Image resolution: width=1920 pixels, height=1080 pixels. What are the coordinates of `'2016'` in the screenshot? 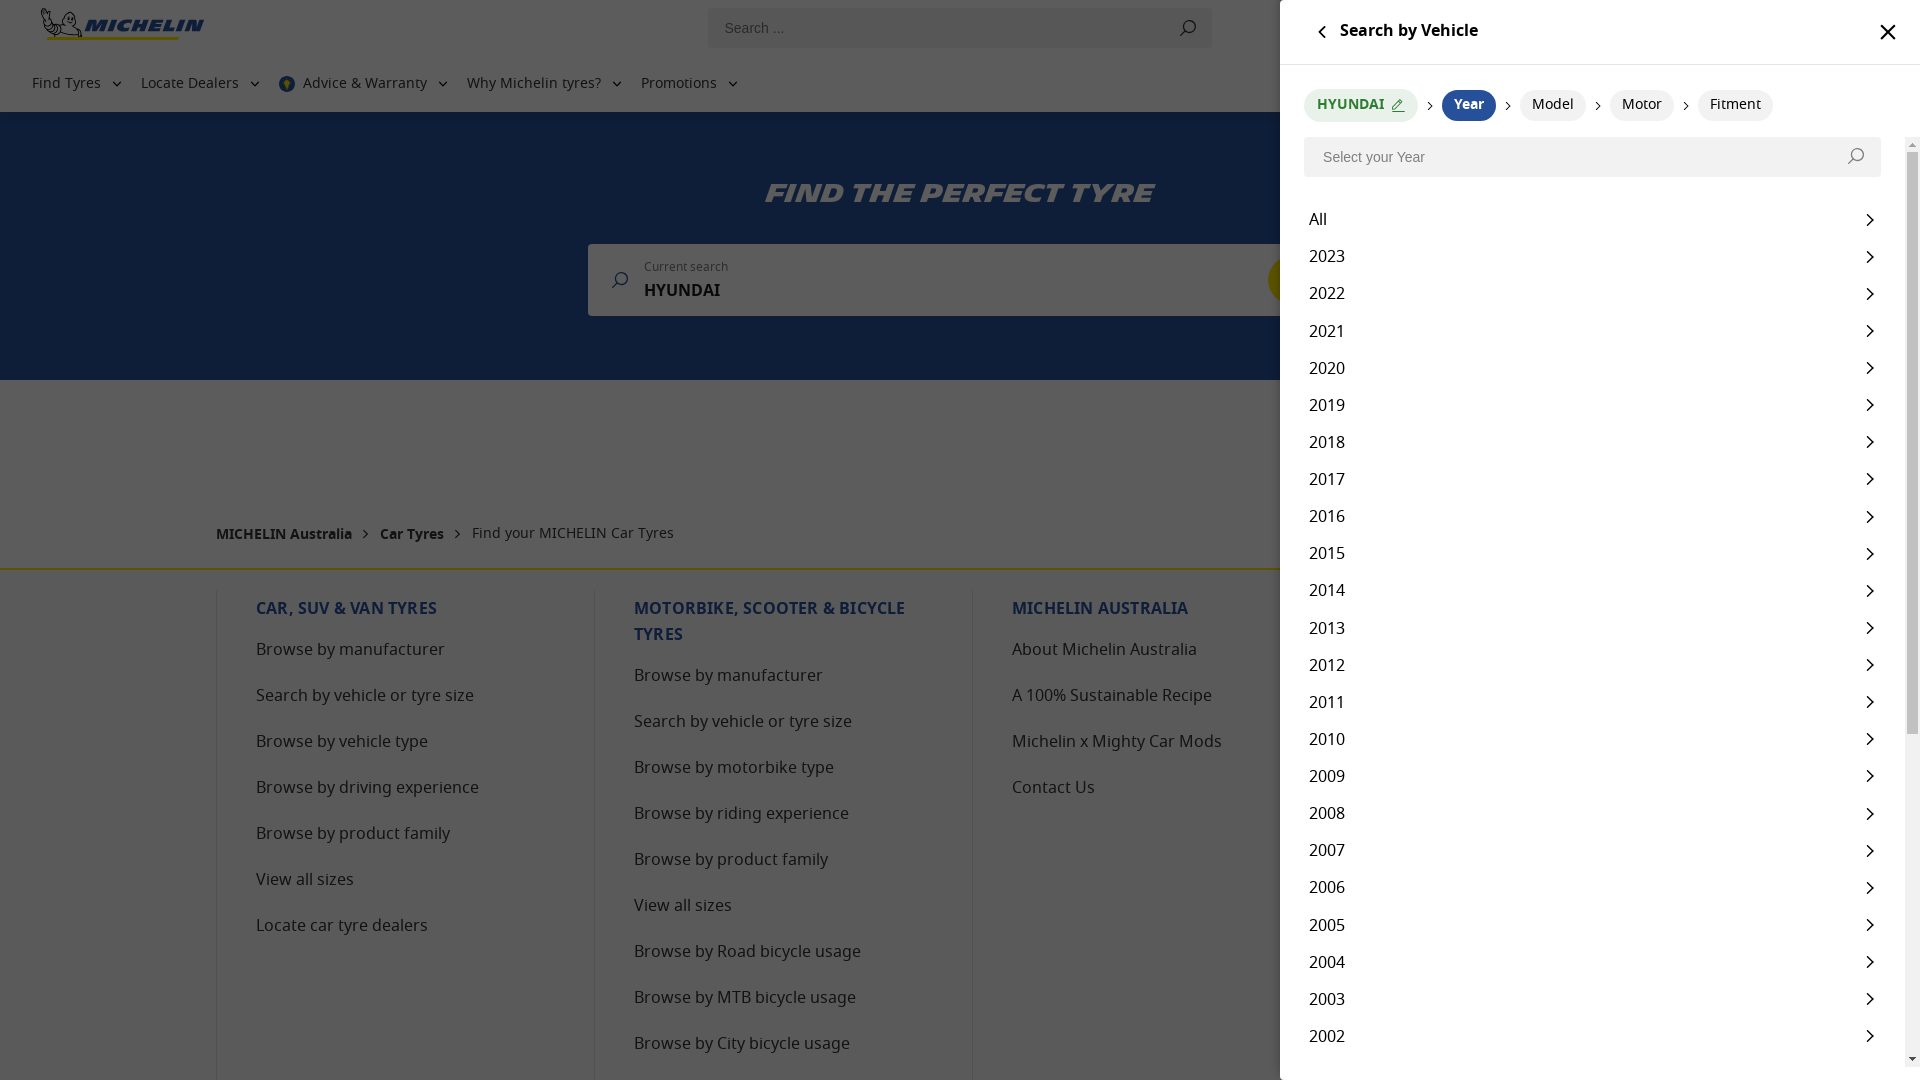 It's located at (1591, 515).